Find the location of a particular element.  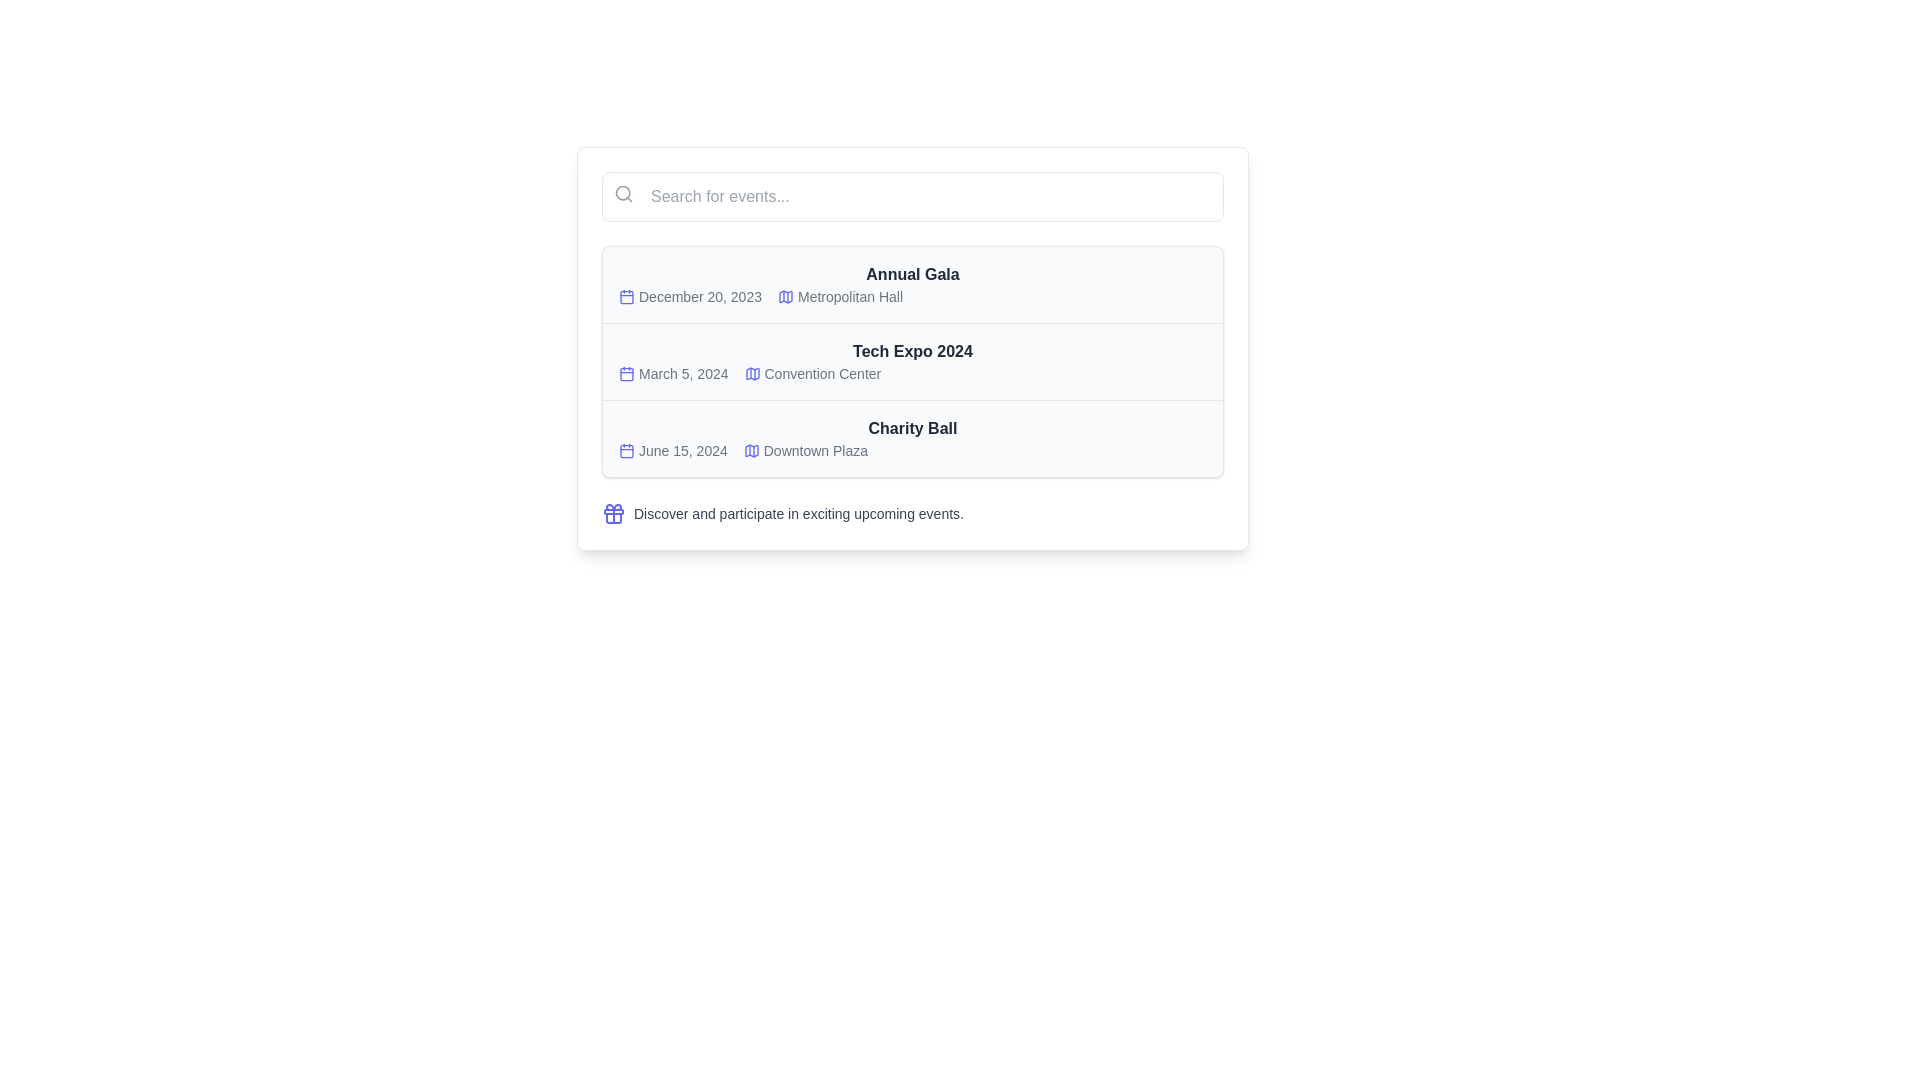

the small, stylized map icon located in the top-left area of the events segment, near the text 'Metropolitan Hall' under the 'Annual Gala' event is located at coordinates (785, 297).